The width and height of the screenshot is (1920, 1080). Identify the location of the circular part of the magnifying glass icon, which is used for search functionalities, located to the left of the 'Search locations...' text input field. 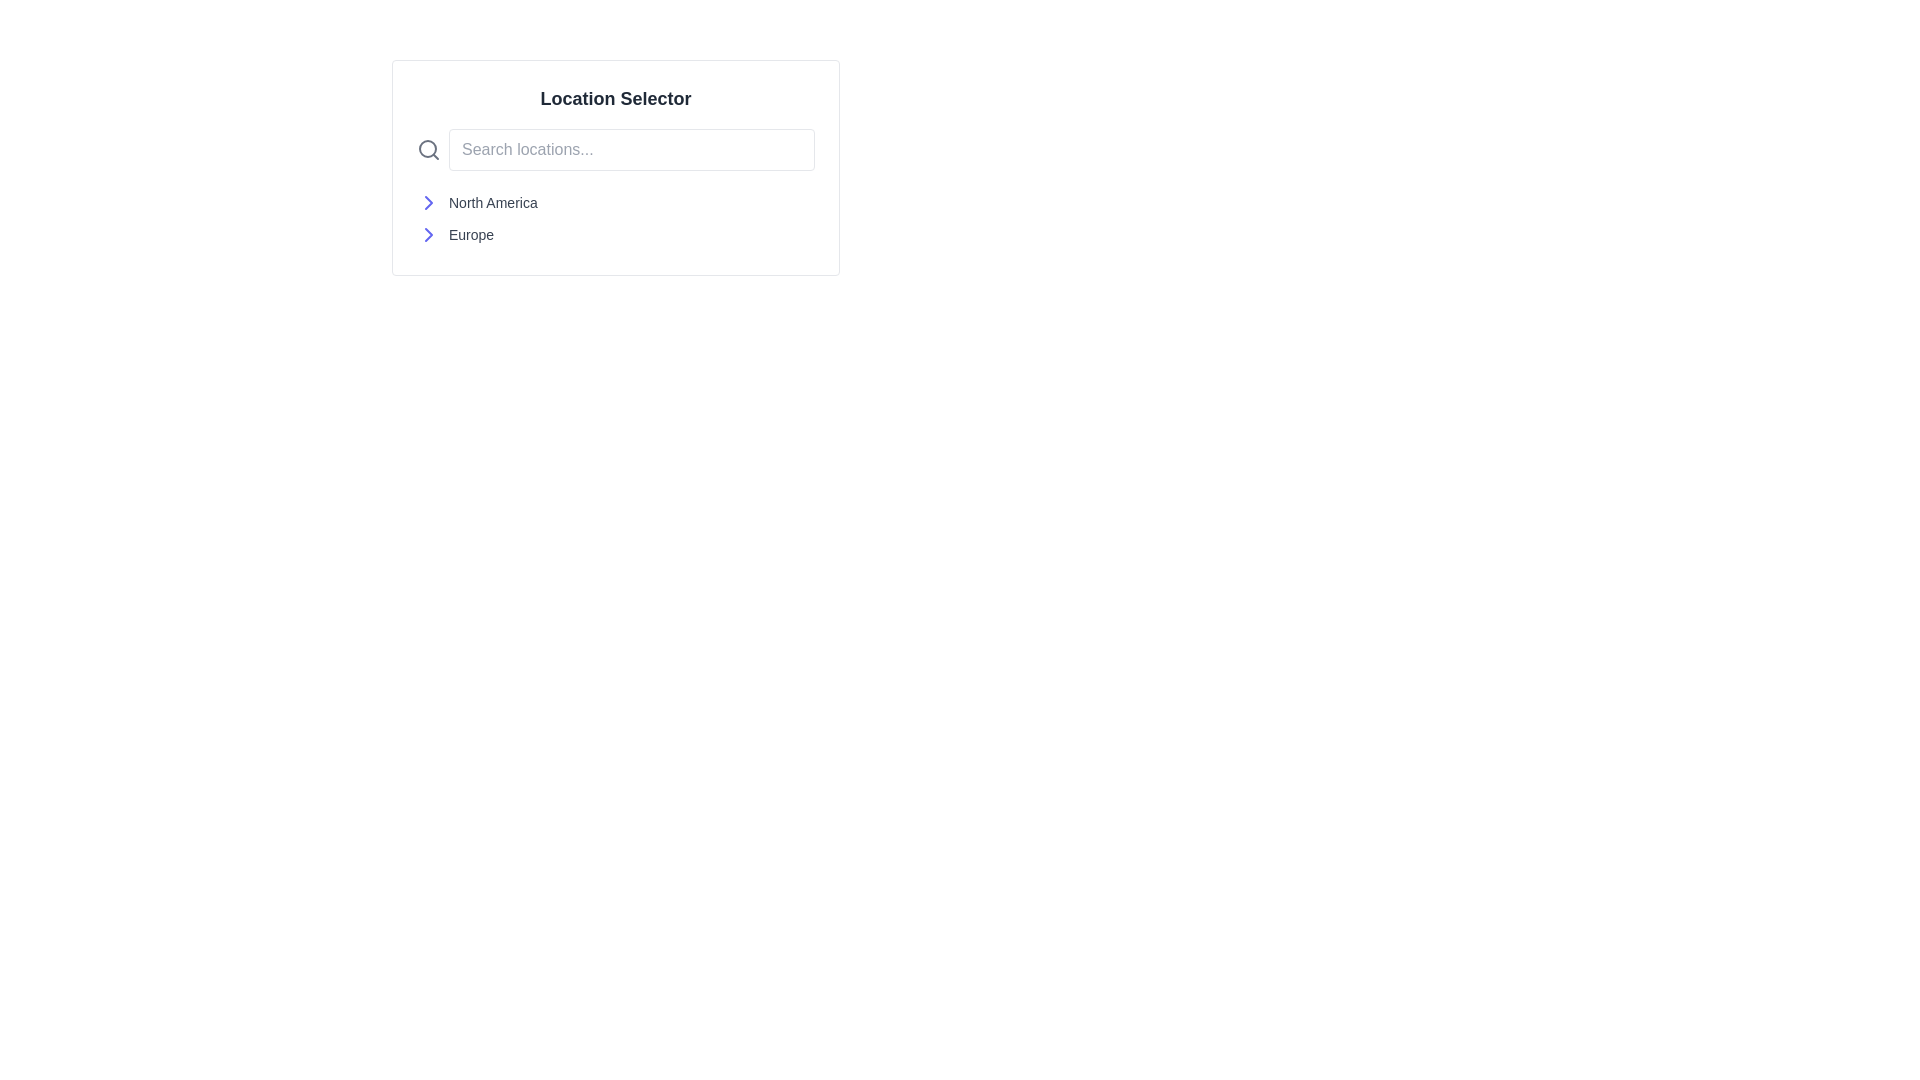
(426, 148).